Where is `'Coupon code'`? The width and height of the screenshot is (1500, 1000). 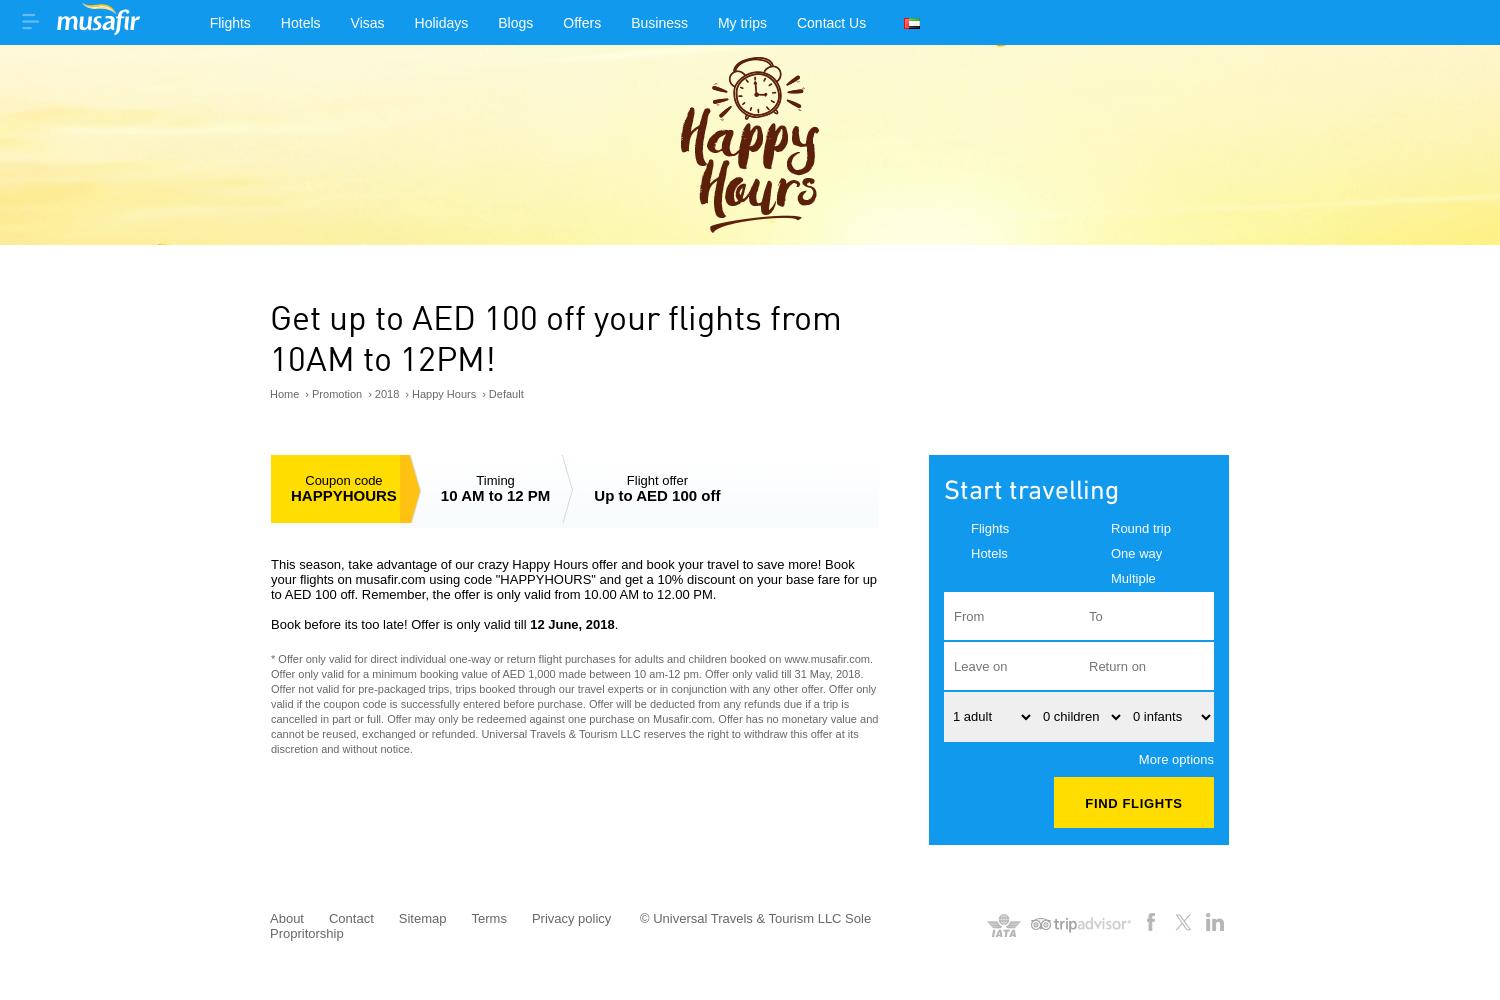 'Coupon code' is located at coordinates (304, 478).